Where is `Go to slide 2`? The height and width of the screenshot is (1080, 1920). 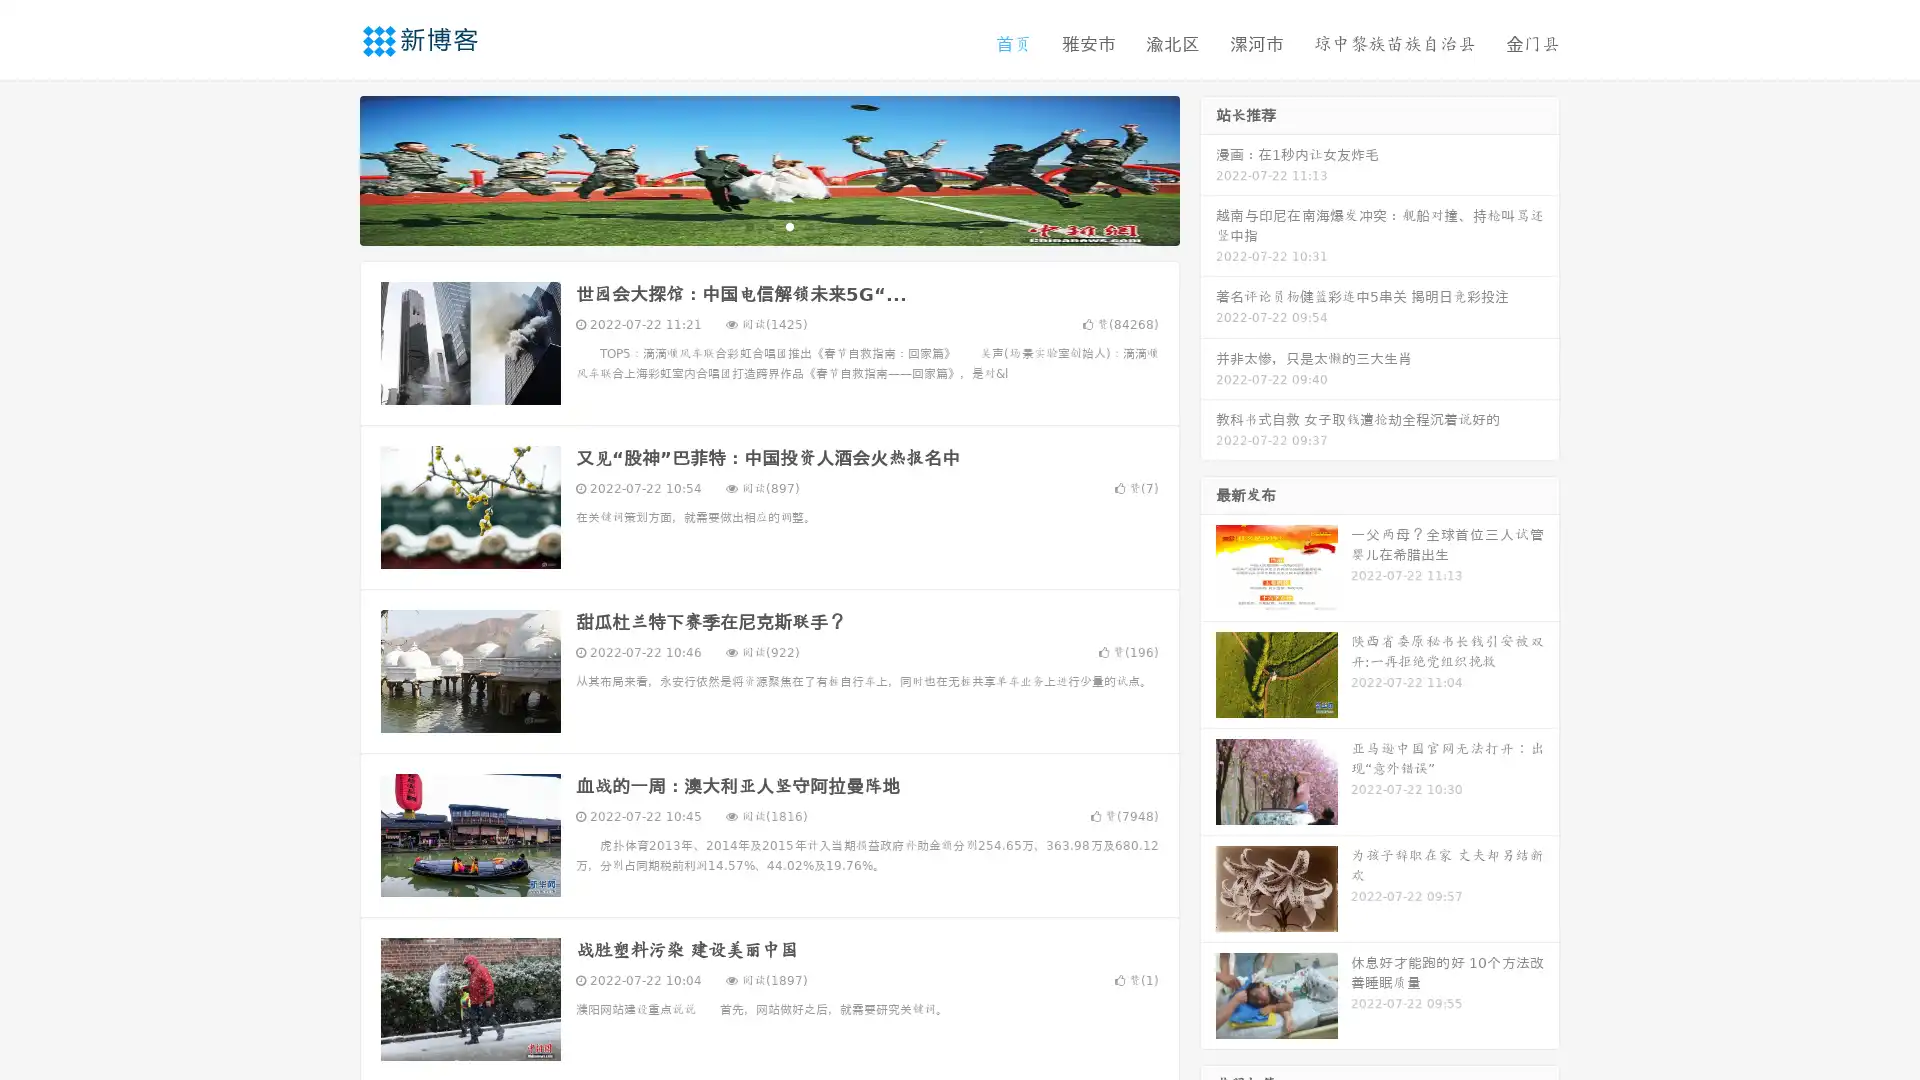 Go to slide 2 is located at coordinates (768, 225).